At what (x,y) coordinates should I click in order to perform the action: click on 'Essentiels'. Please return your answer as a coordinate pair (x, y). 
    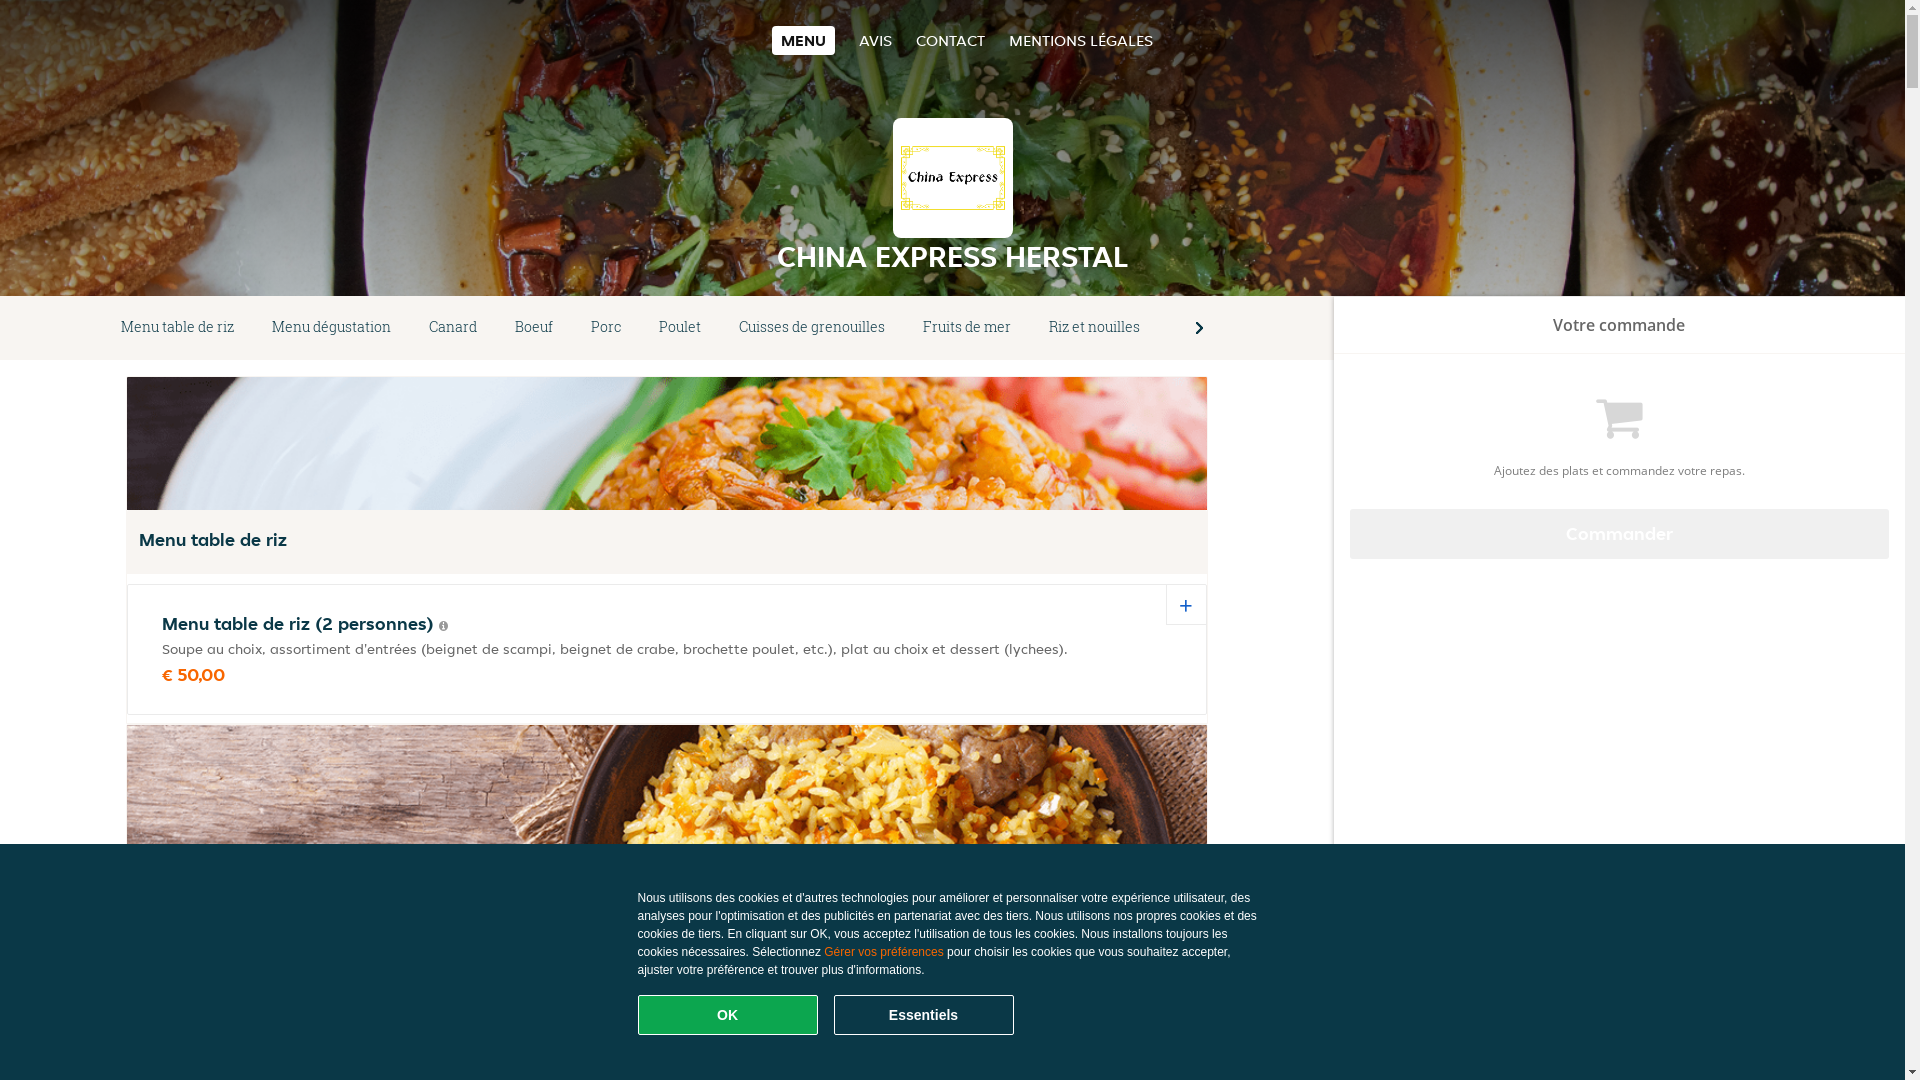
    Looking at the image, I should click on (922, 1014).